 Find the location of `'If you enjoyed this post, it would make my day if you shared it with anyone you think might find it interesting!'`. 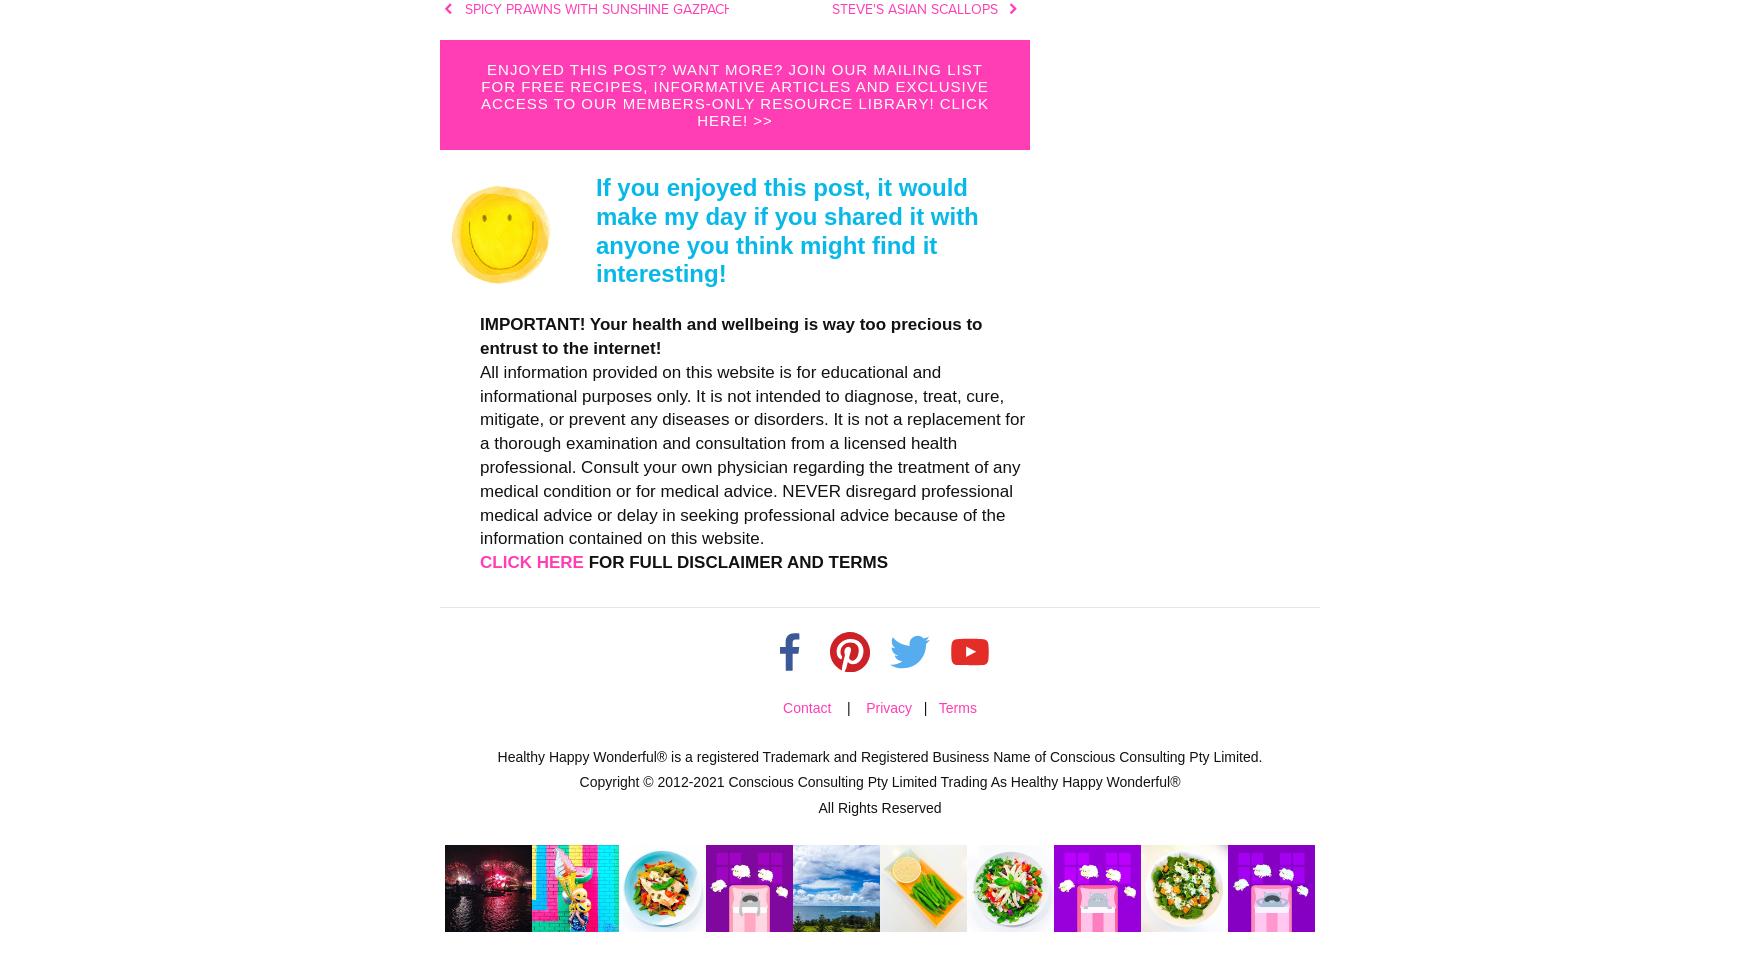

'If you enjoyed this post, it would make my day if you shared it with anyone you think might find it interesting!' is located at coordinates (786, 229).